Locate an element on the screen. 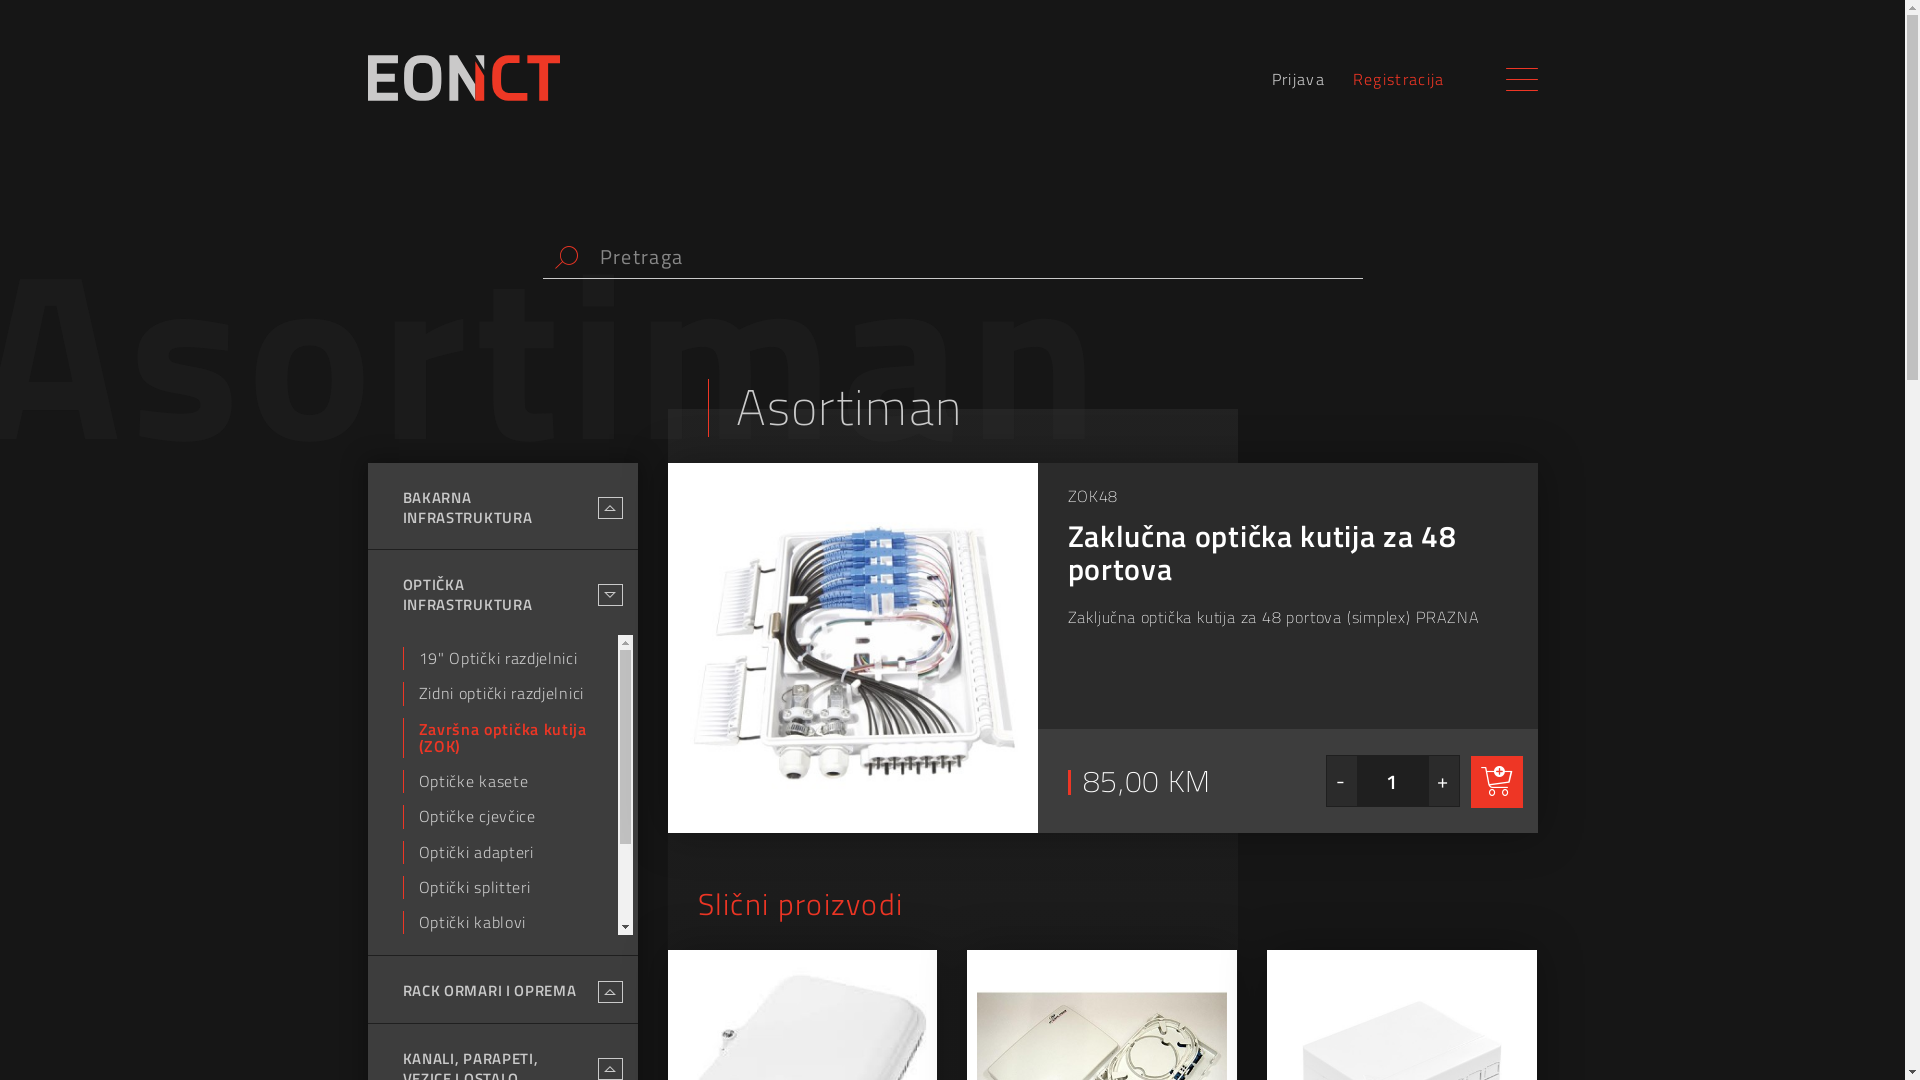 The image size is (1920, 1080). 'Registracija' is located at coordinates (1397, 78).